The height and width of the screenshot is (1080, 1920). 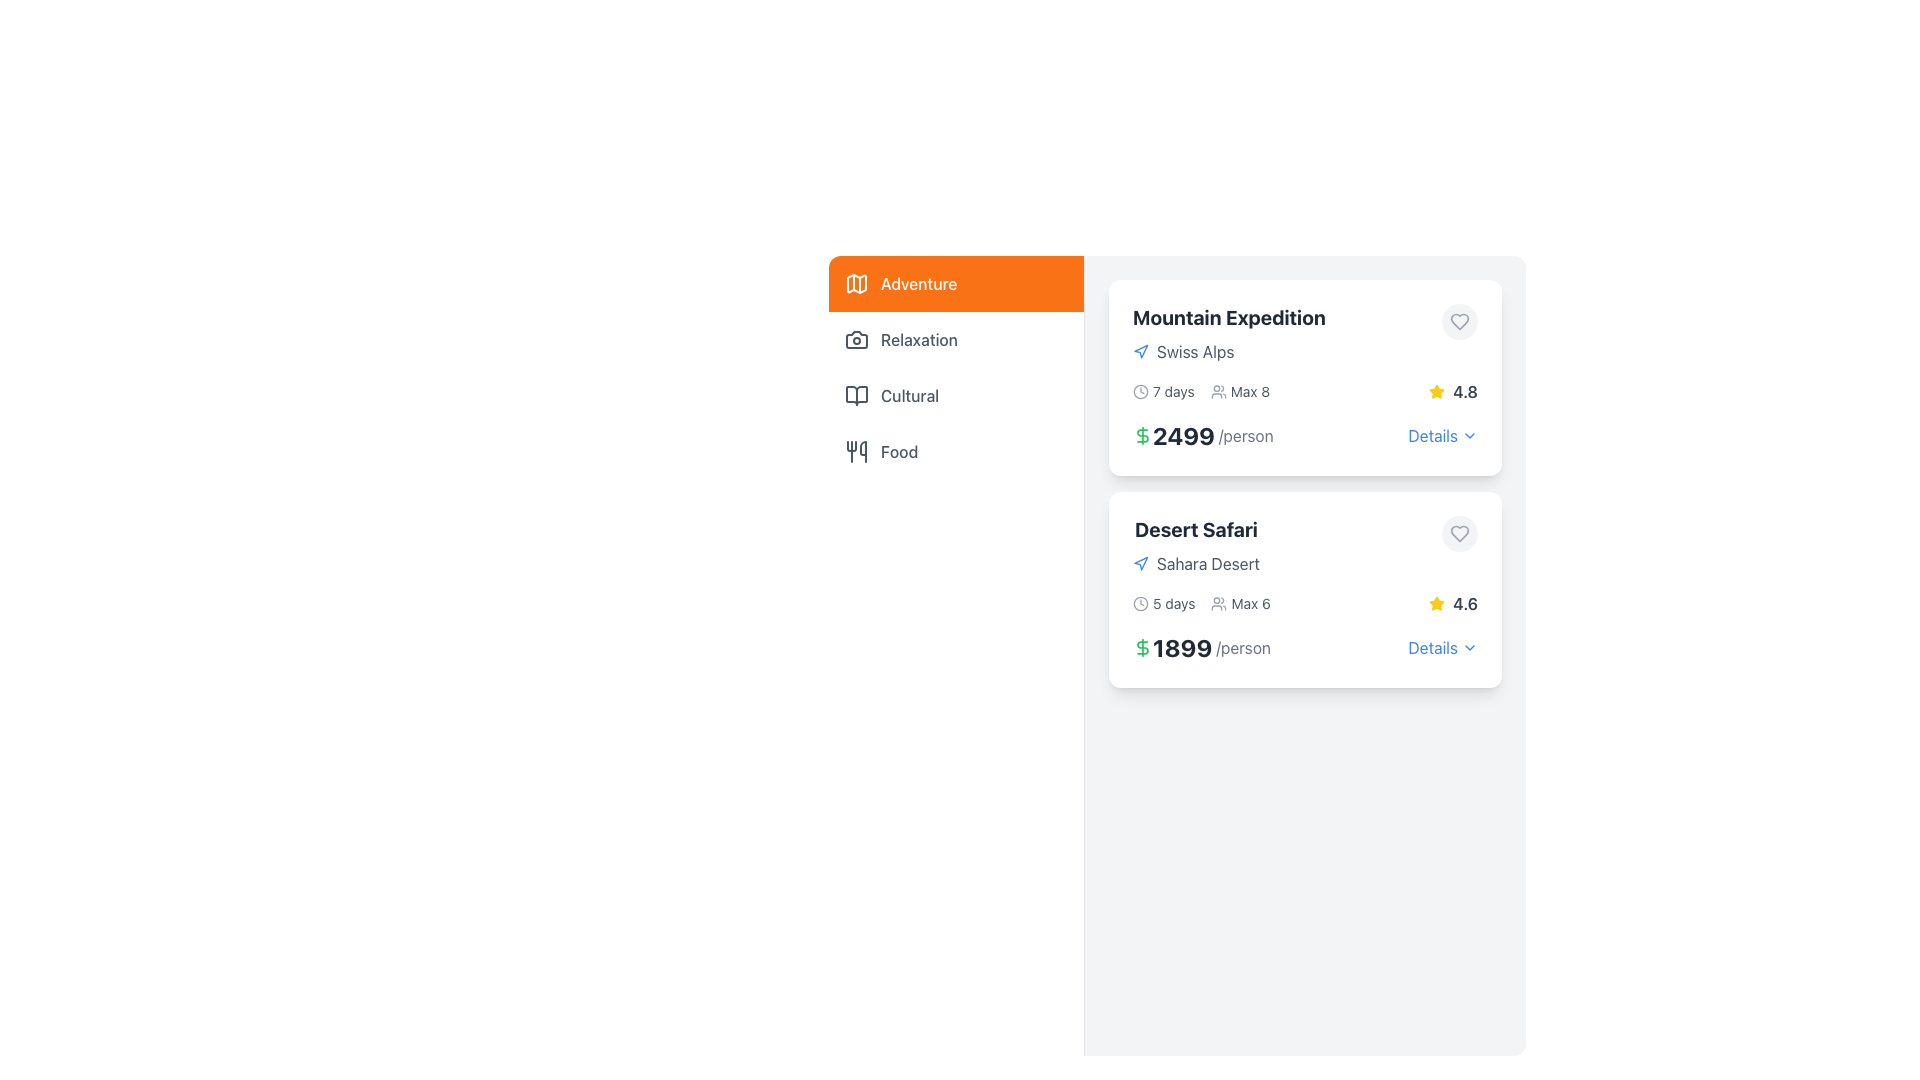 I want to click on the clock icon located in the details section of the Desert Safari card, which is styled with gray strokes and a circular outline, so click(x=1141, y=603).